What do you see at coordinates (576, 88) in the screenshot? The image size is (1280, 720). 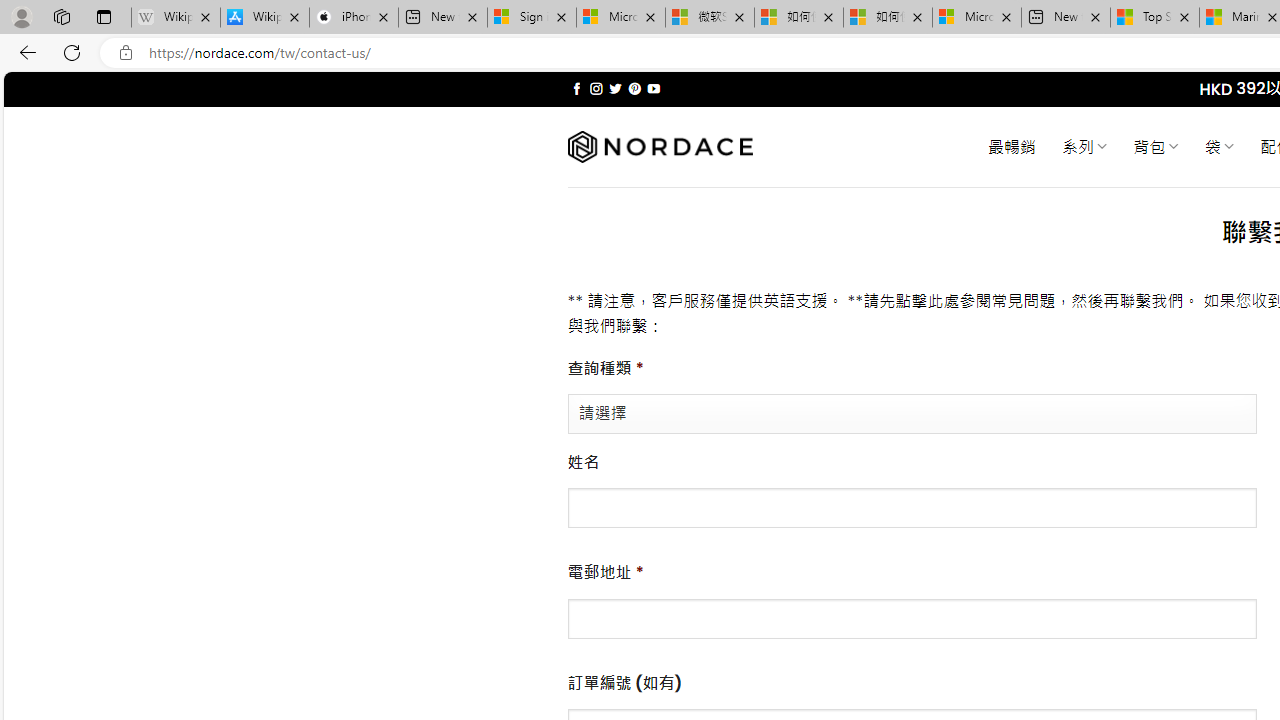 I see `'Follow on Facebook'` at bounding box center [576, 88].